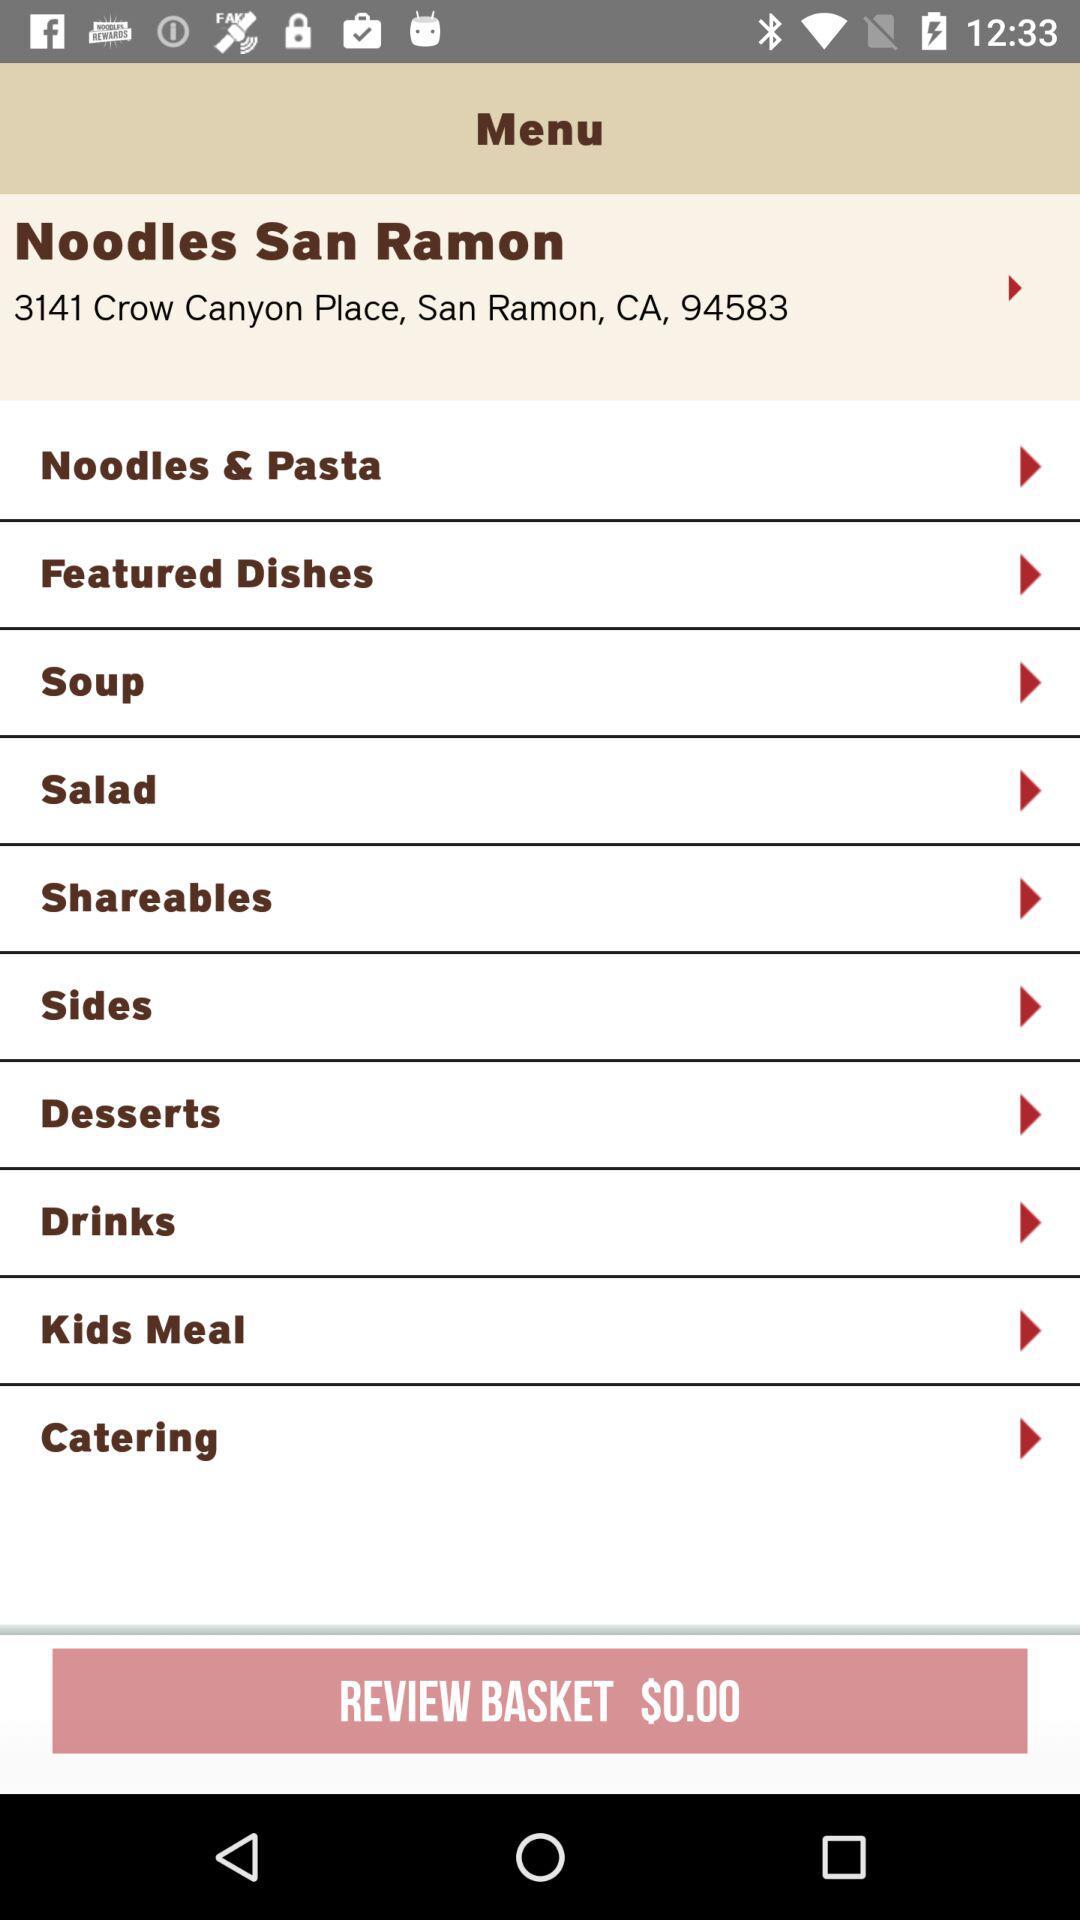 The width and height of the screenshot is (1080, 1920). I want to click on the icon below the salad  icon, so click(513, 895).